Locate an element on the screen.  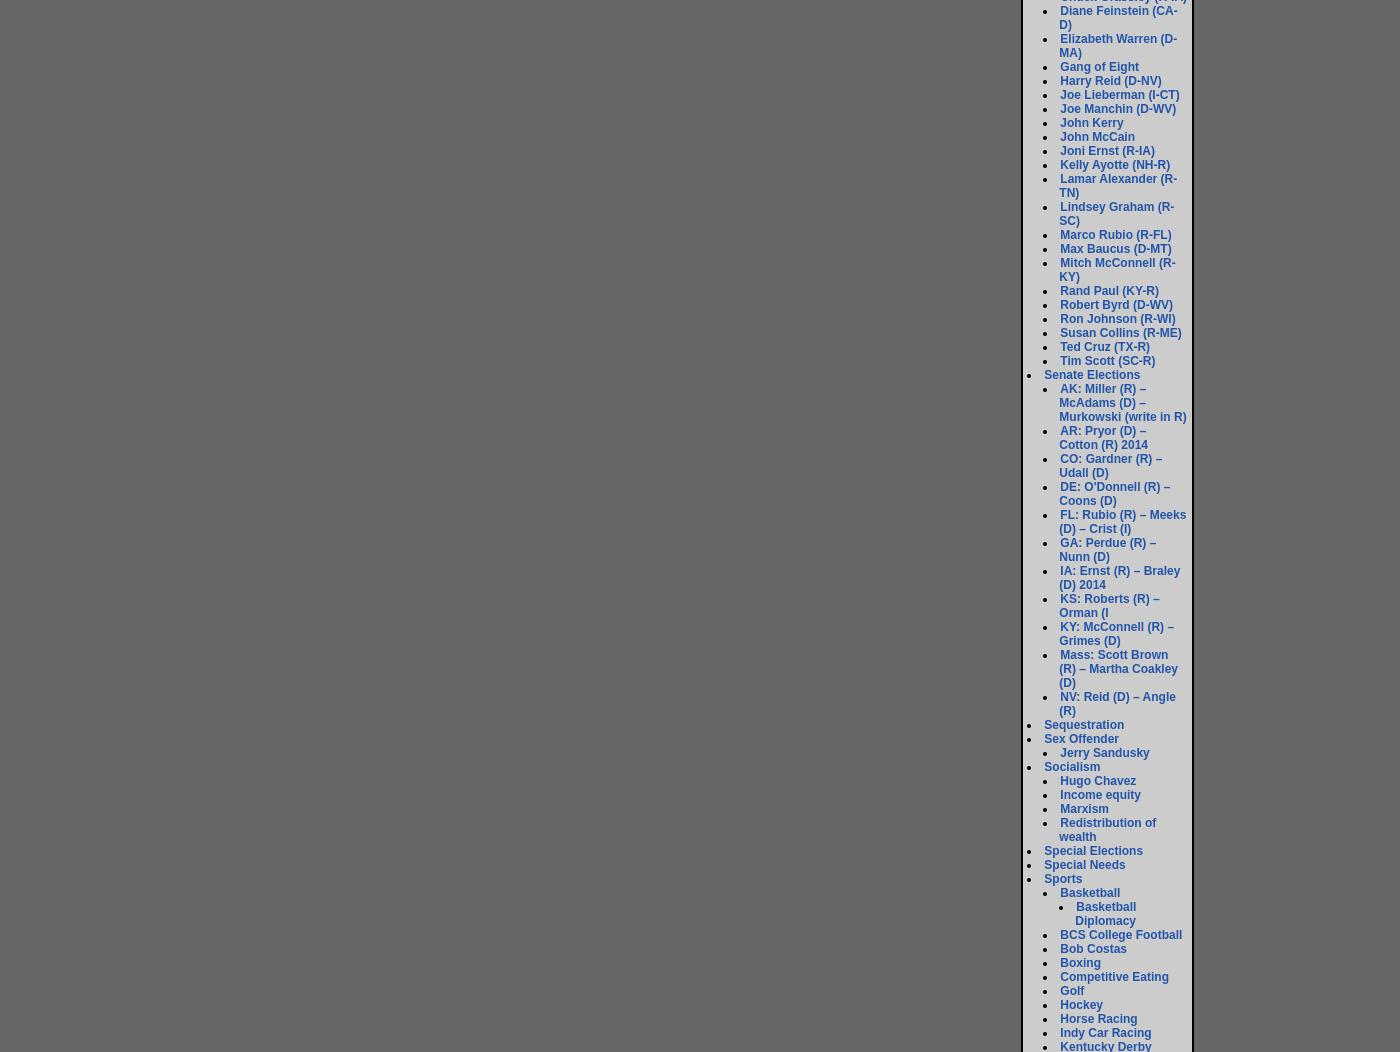
'Gang of Eight' is located at coordinates (1099, 66).